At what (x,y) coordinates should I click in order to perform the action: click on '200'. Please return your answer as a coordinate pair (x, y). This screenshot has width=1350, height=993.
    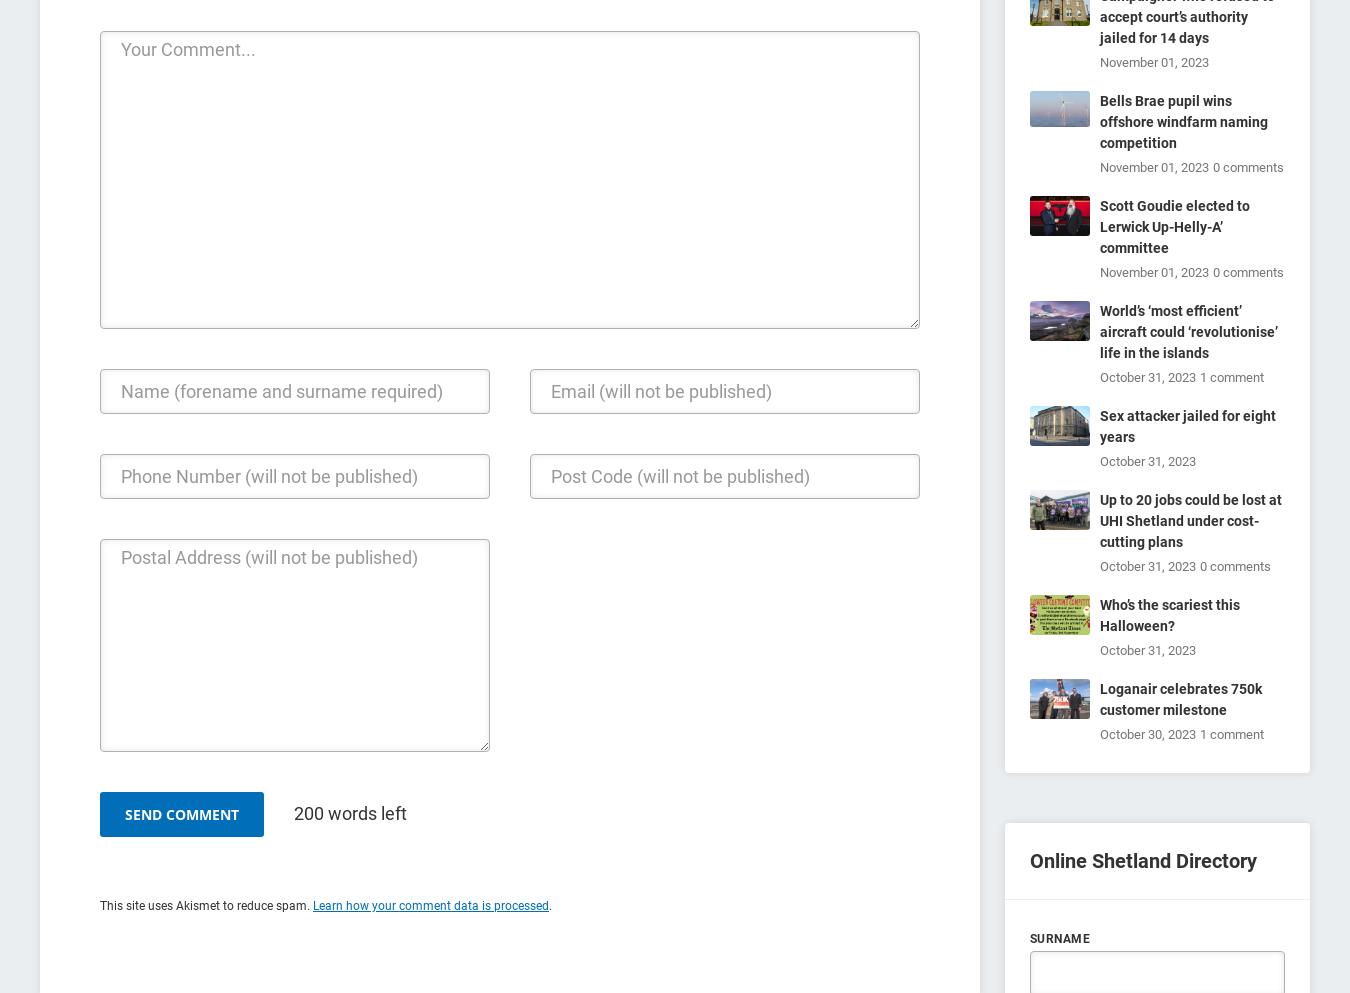
    Looking at the image, I should click on (308, 813).